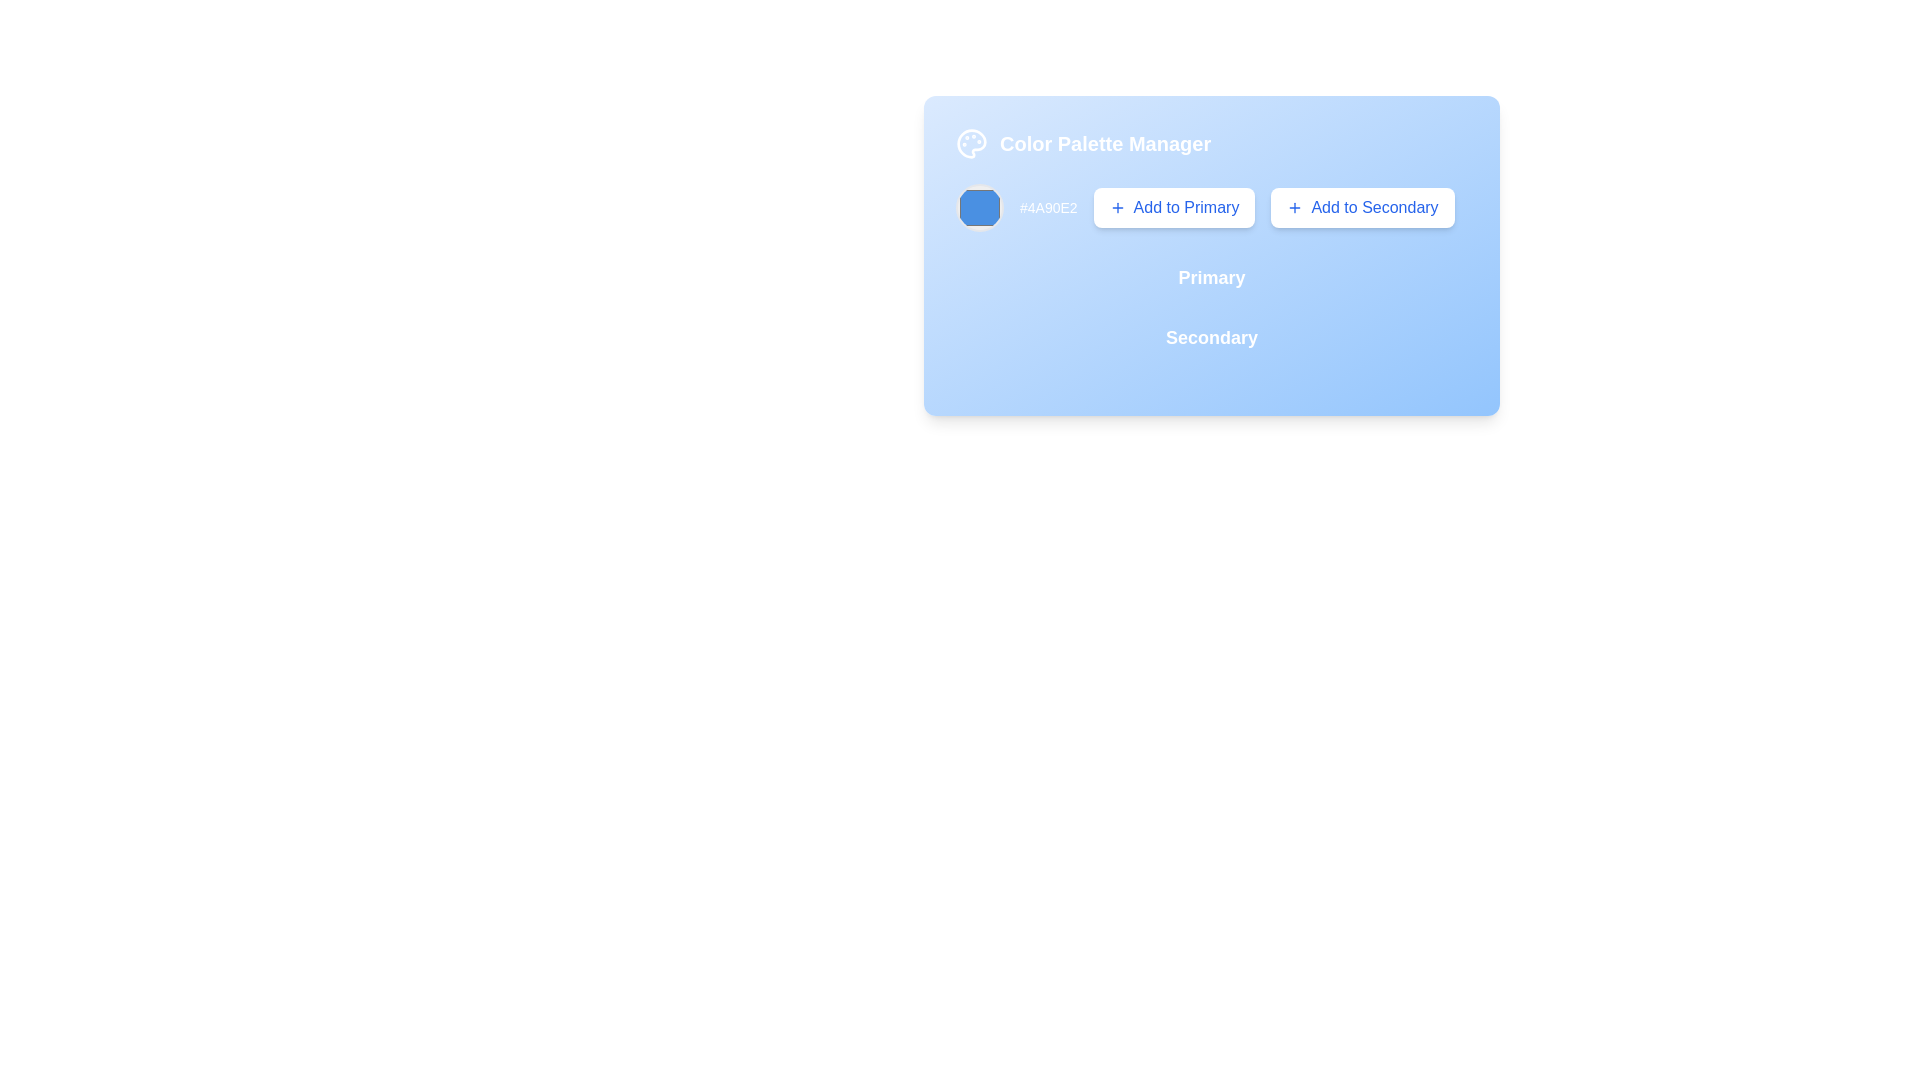 This screenshot has width=1920, height=1080. I want to click on the Text Label indicating the primary palette or category context located under the 'Color Palette Manager' header and above the 'Secondary' text, so click(1210, 277).